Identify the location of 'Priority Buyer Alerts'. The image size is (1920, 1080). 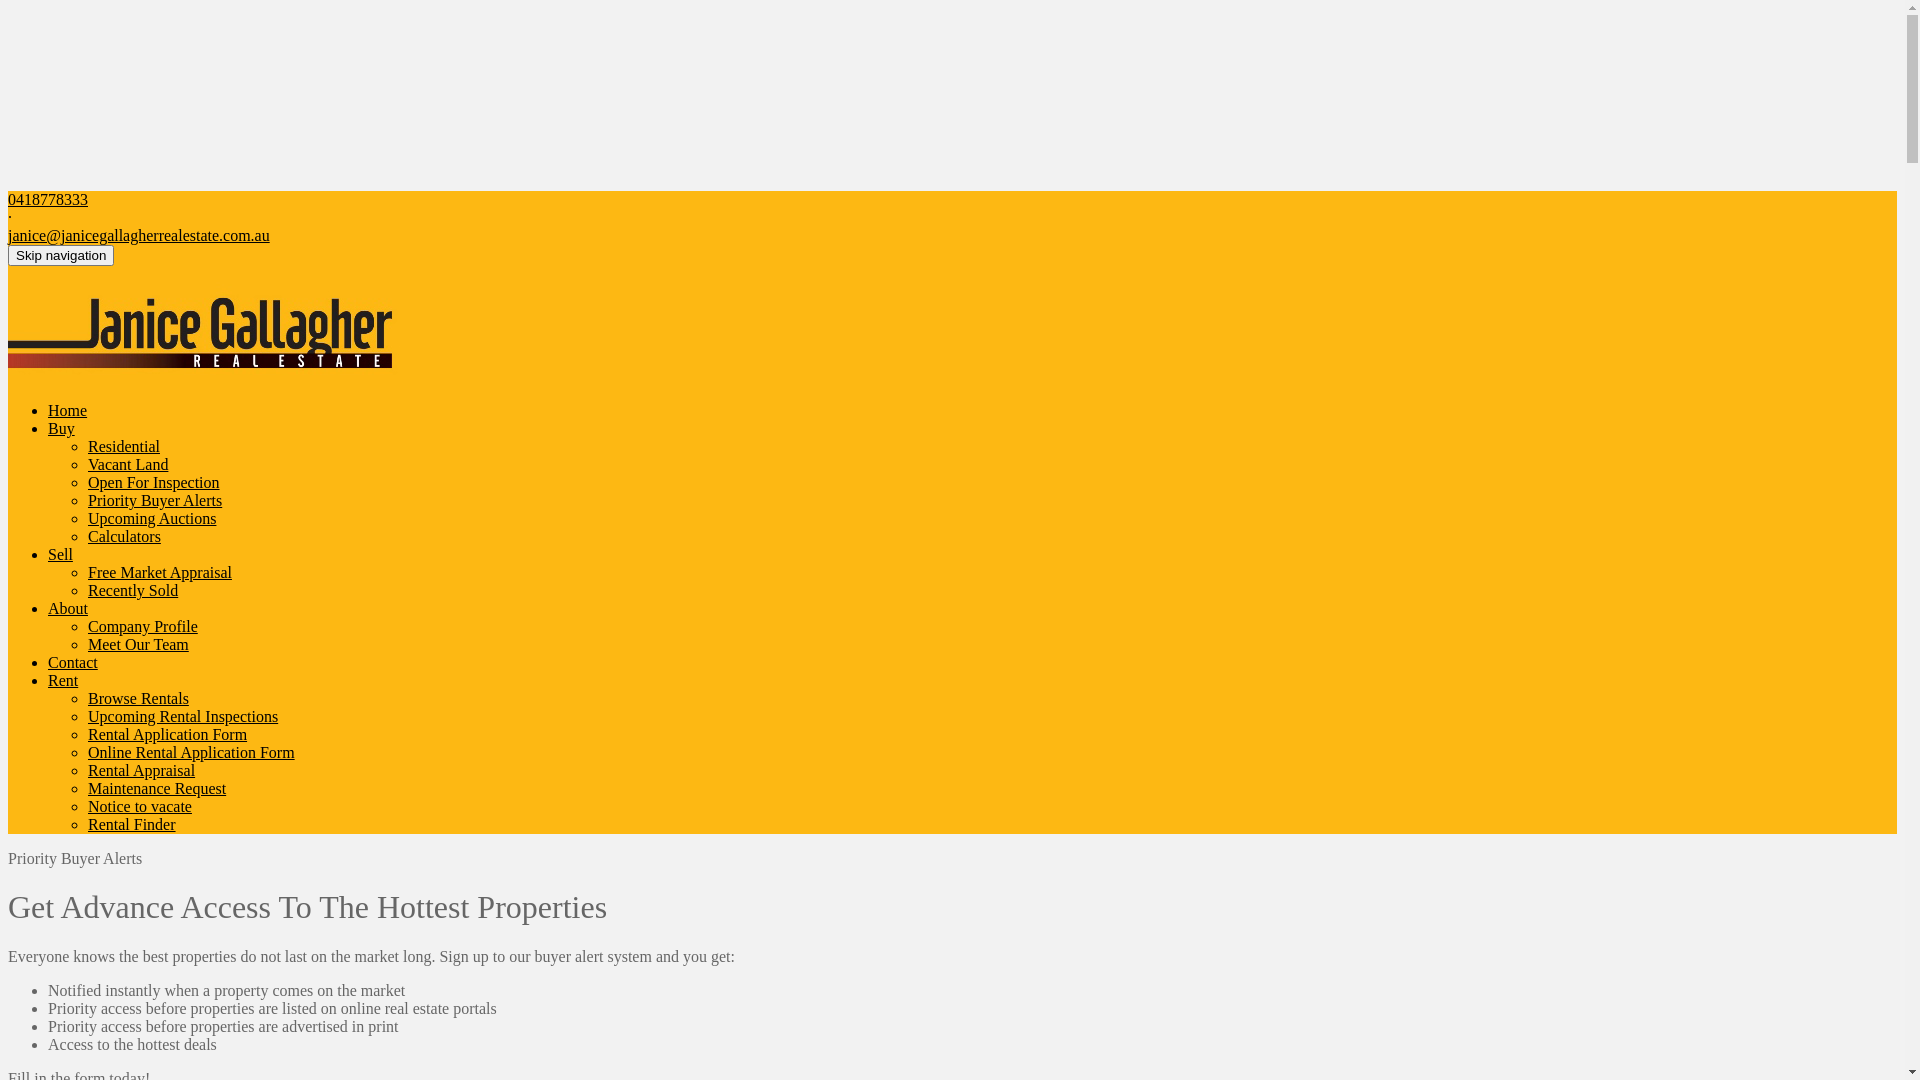
(86, 499).